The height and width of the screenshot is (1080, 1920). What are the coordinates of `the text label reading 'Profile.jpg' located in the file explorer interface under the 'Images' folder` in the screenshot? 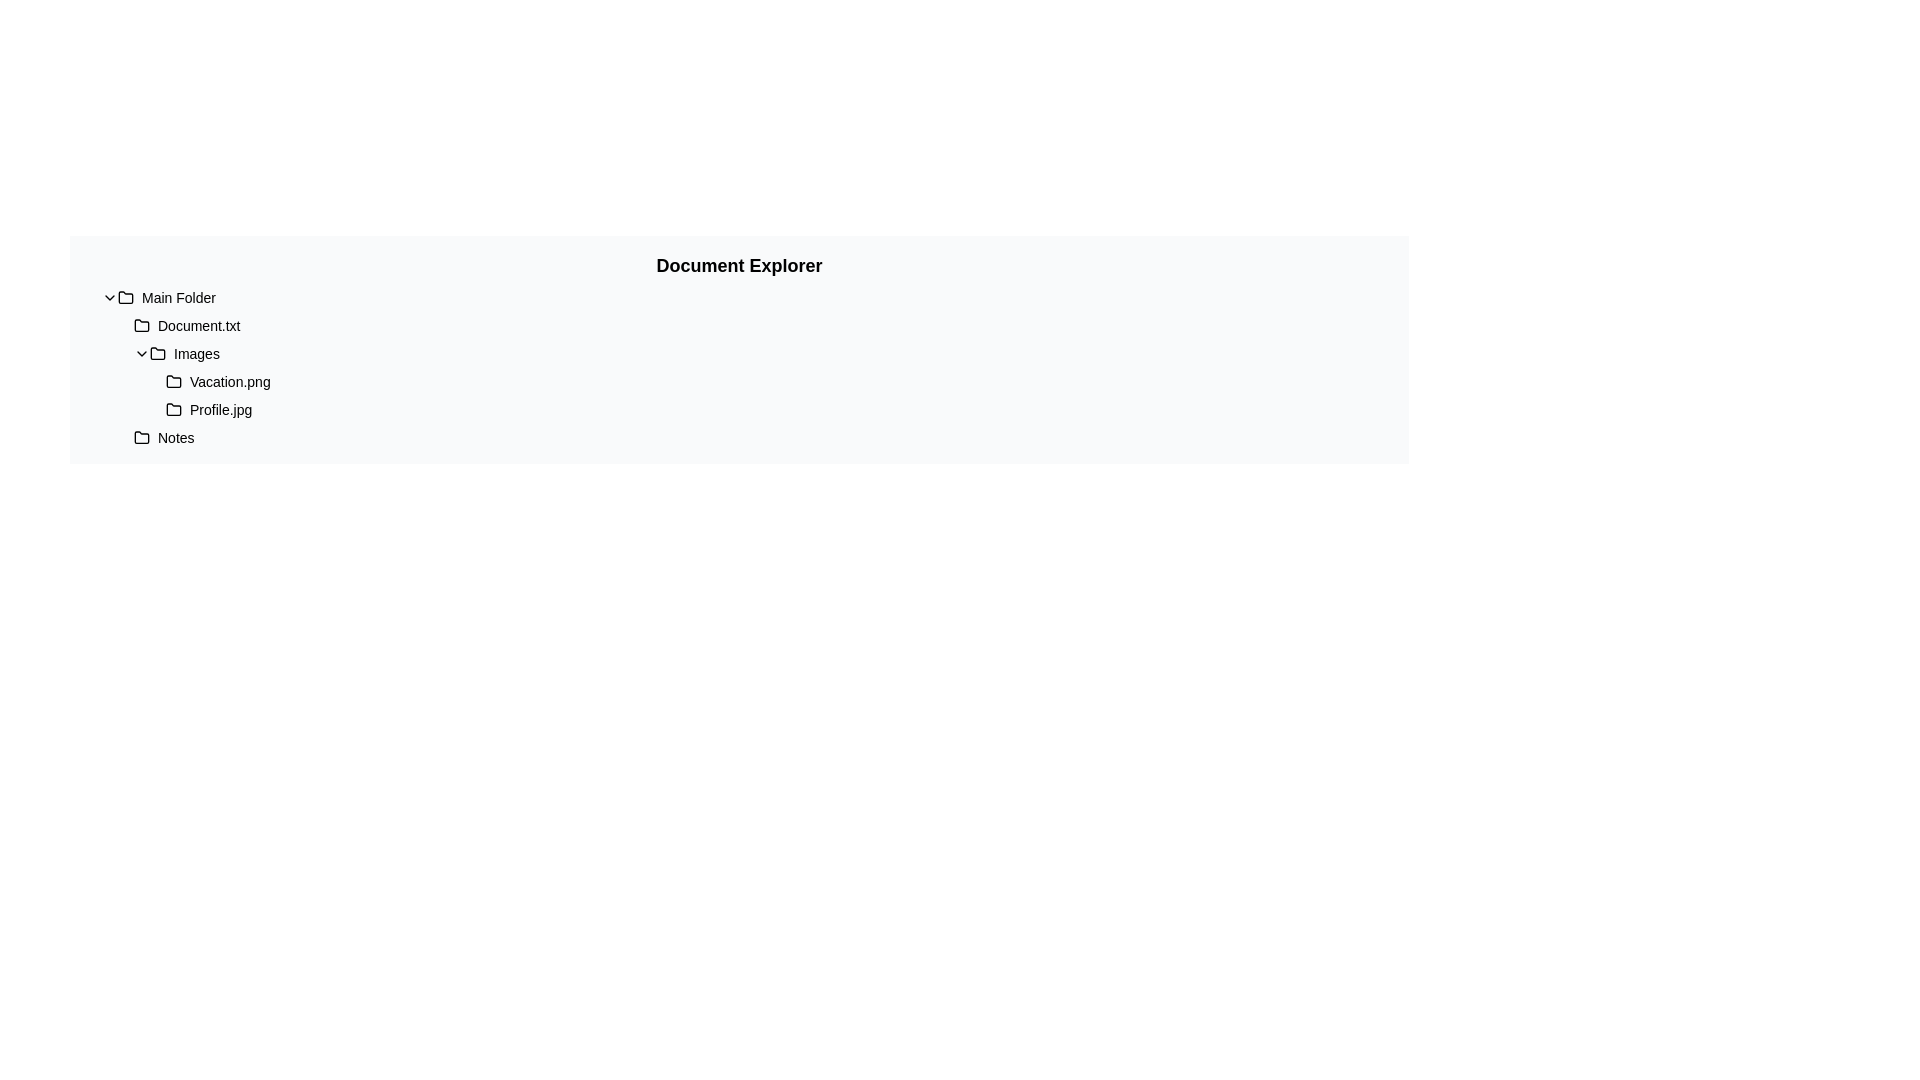 It's located at (220, 408).